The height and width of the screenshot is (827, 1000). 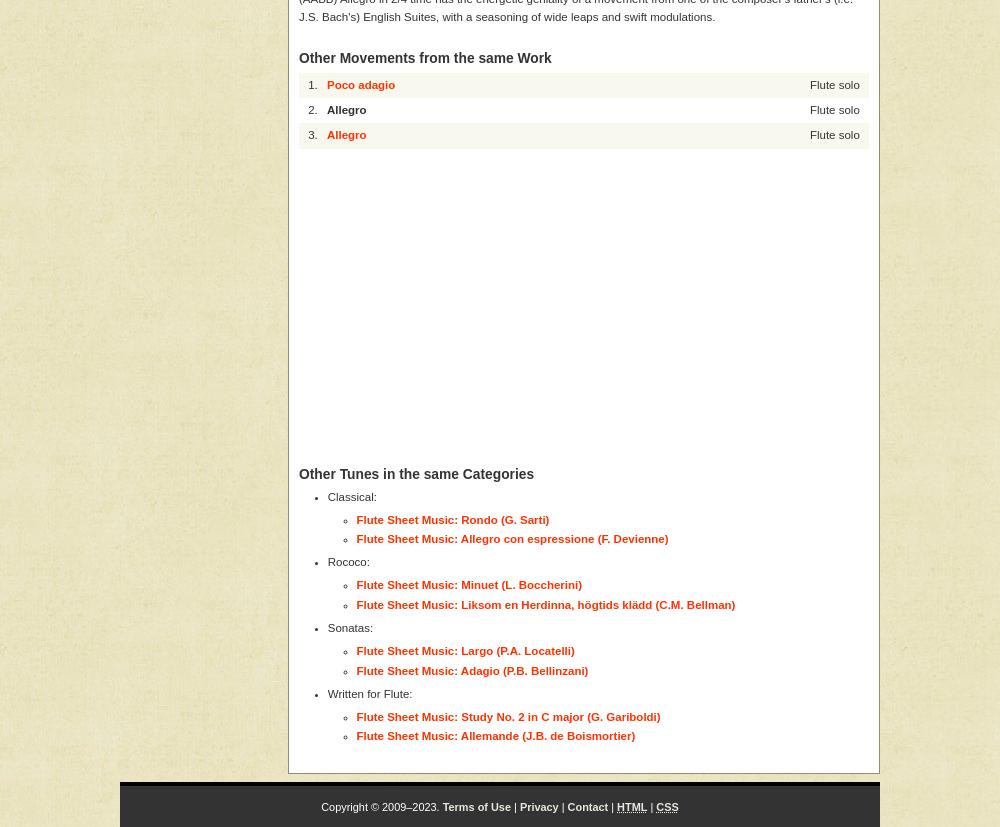 What do you see at coordinates (312, 84) in the screenshot?
I see `'1.'` at bounding box center [312, 84].